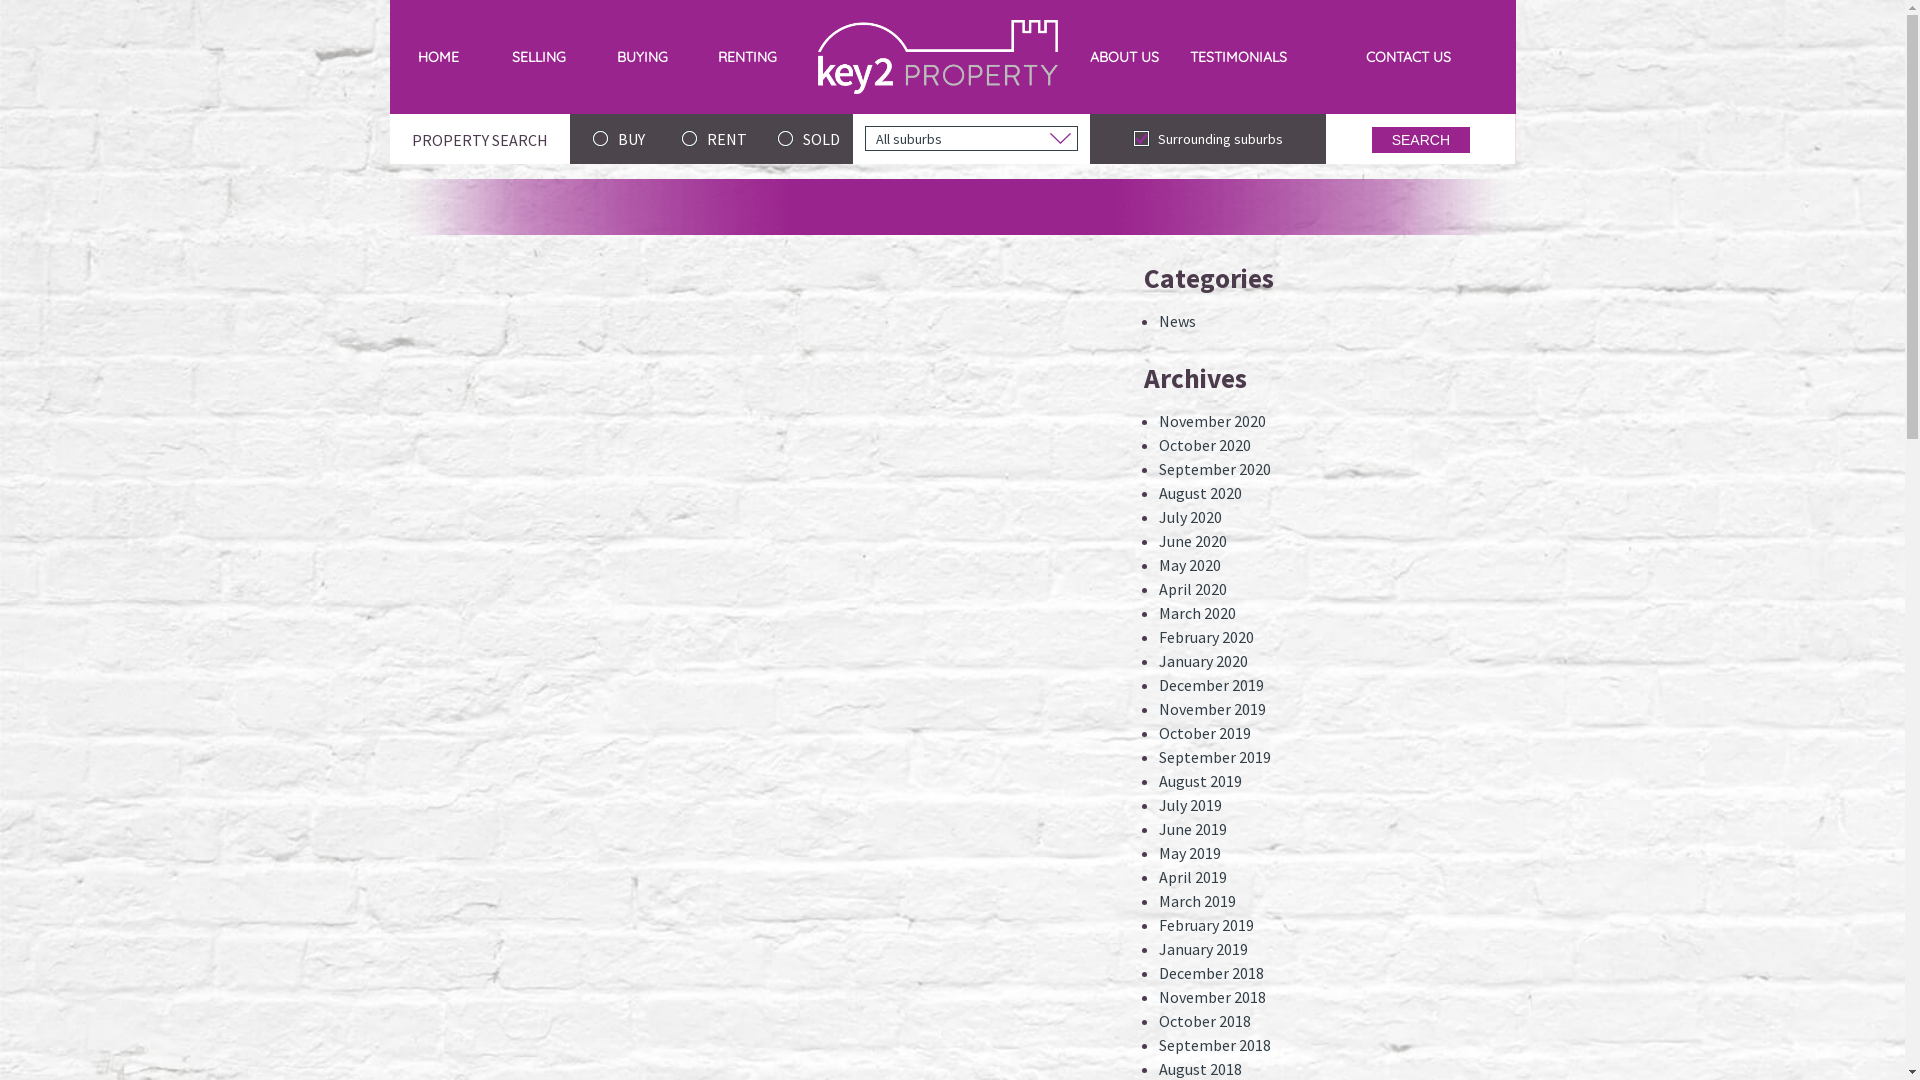 The image size is (1920, 1080). Describe the element at coordinates (437, 56) in the screenshot. I see `'HOME'` at that location.